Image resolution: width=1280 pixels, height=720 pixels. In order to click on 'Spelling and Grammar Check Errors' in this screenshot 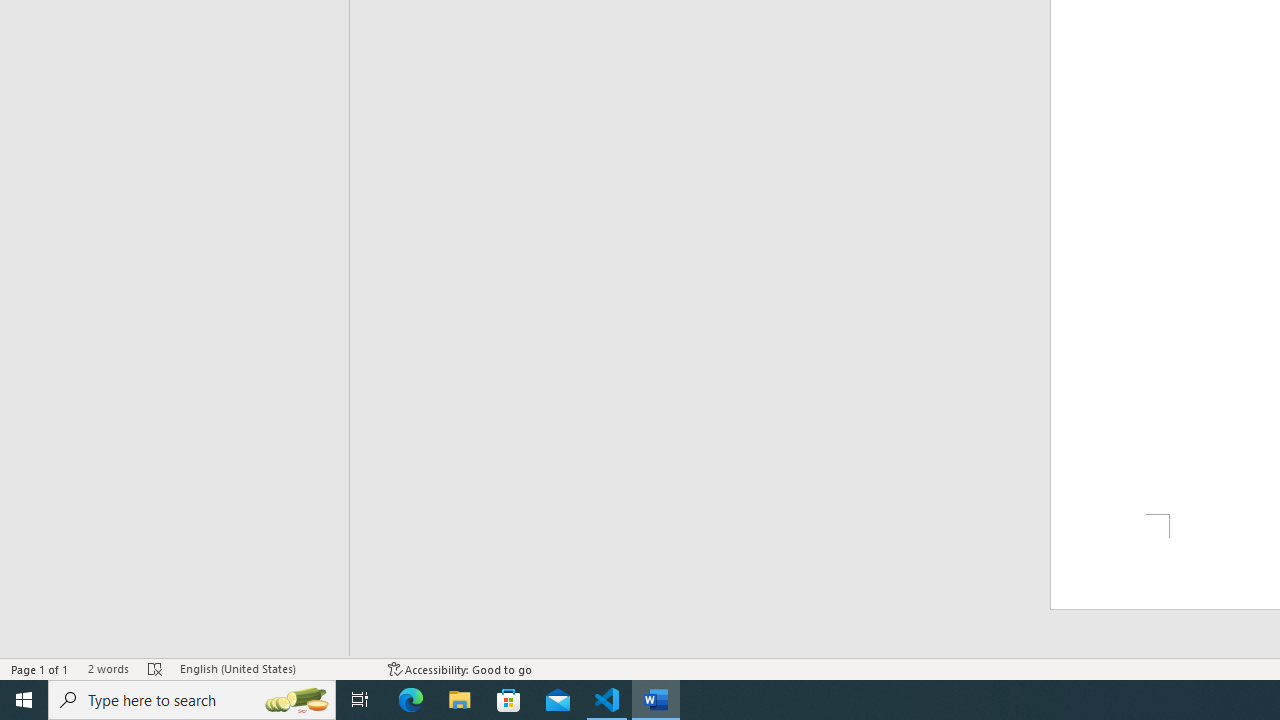, I will do `click(154, 669)`.